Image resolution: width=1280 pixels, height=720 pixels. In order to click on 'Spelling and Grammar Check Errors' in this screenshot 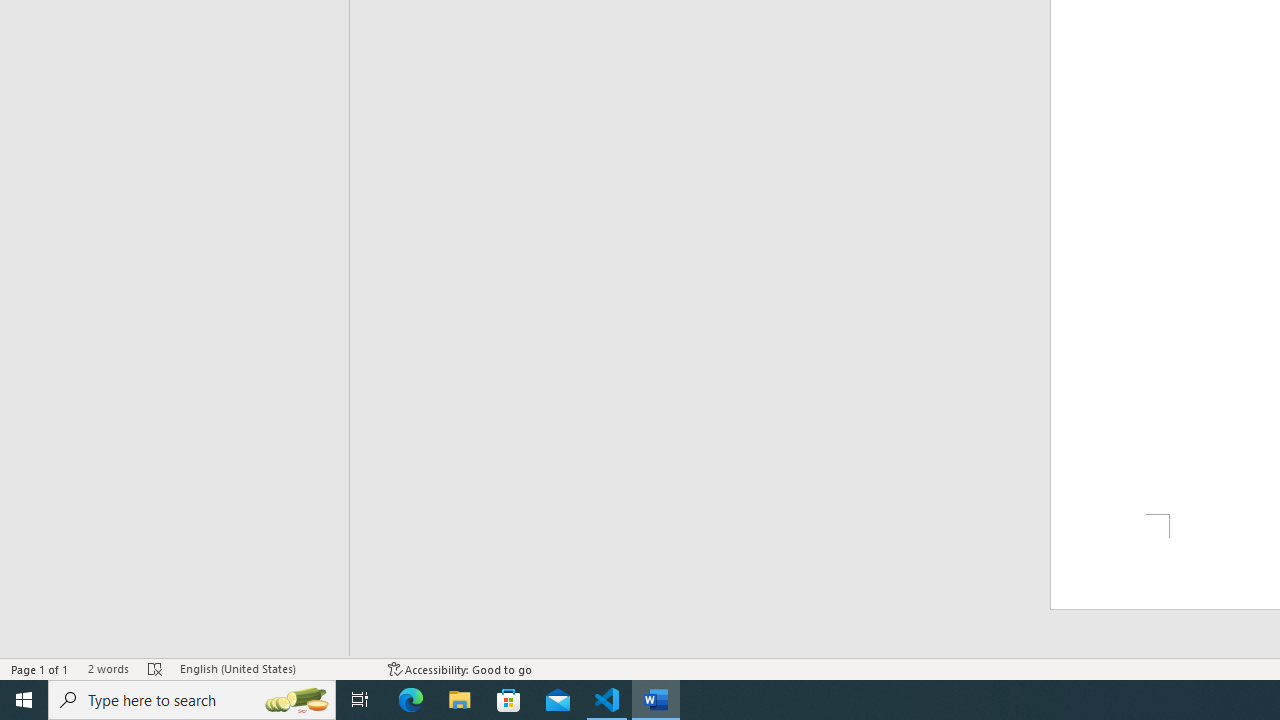, I will do `click(154, 669)`.